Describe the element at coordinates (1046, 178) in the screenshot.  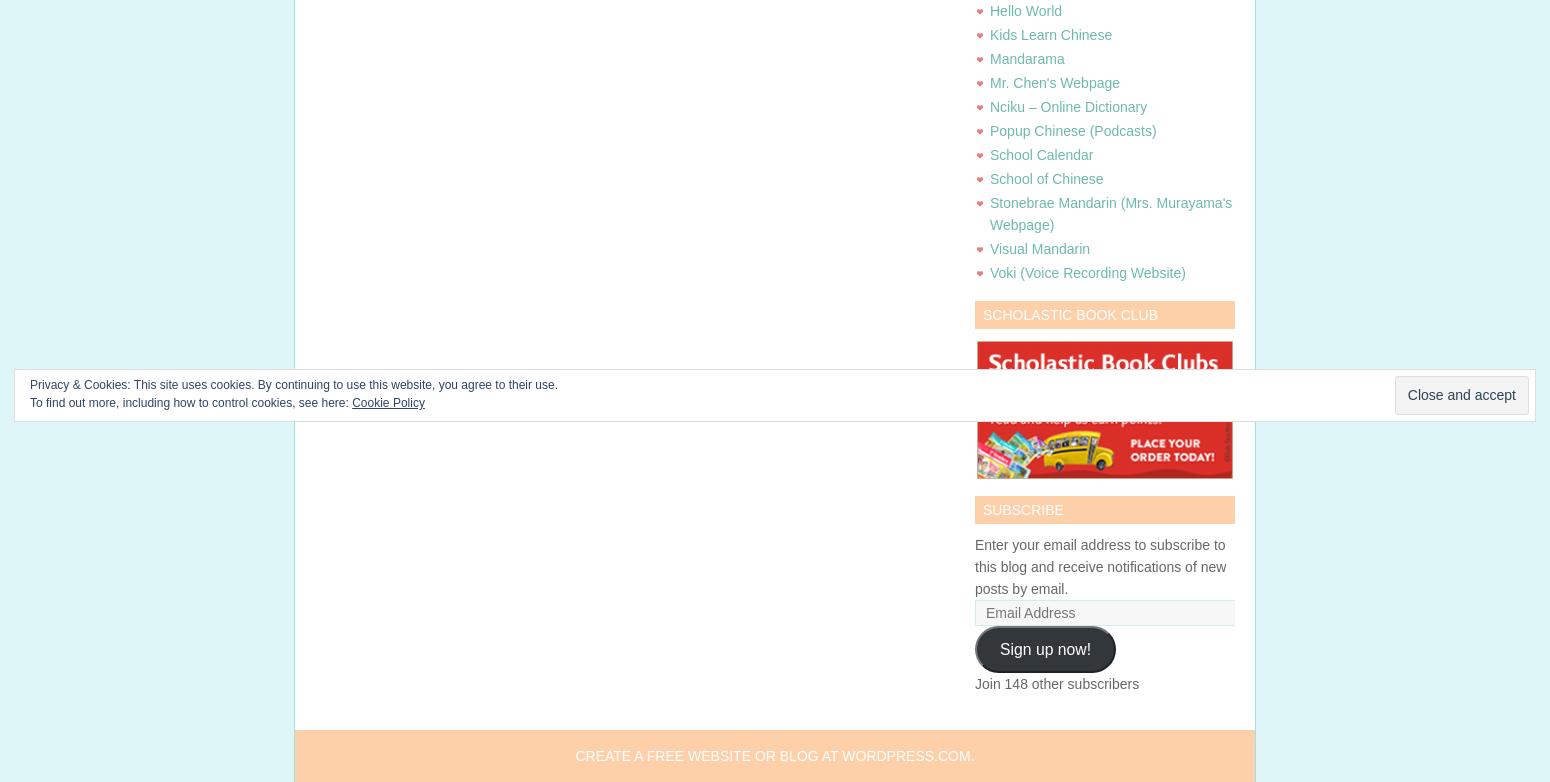
I see `'School of Chinese'` at that location.